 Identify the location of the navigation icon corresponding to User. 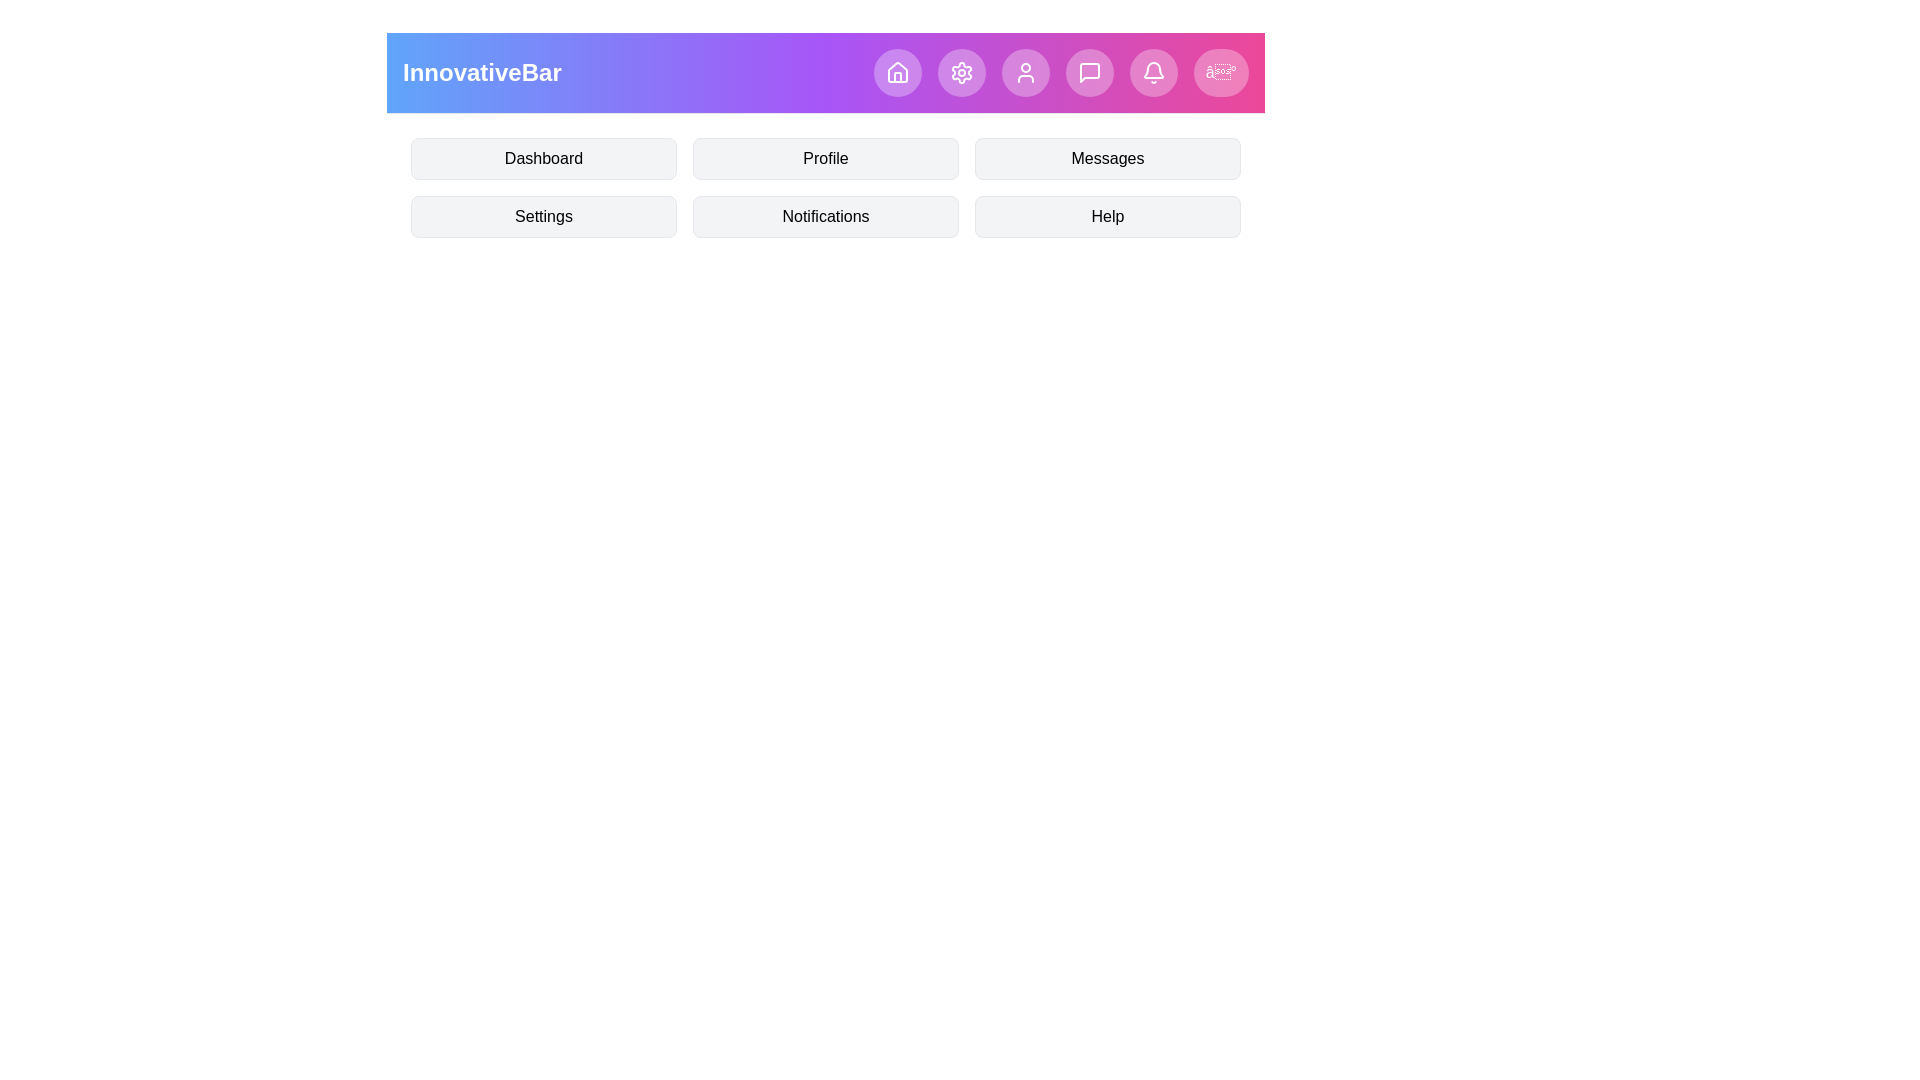
(1025, 72).